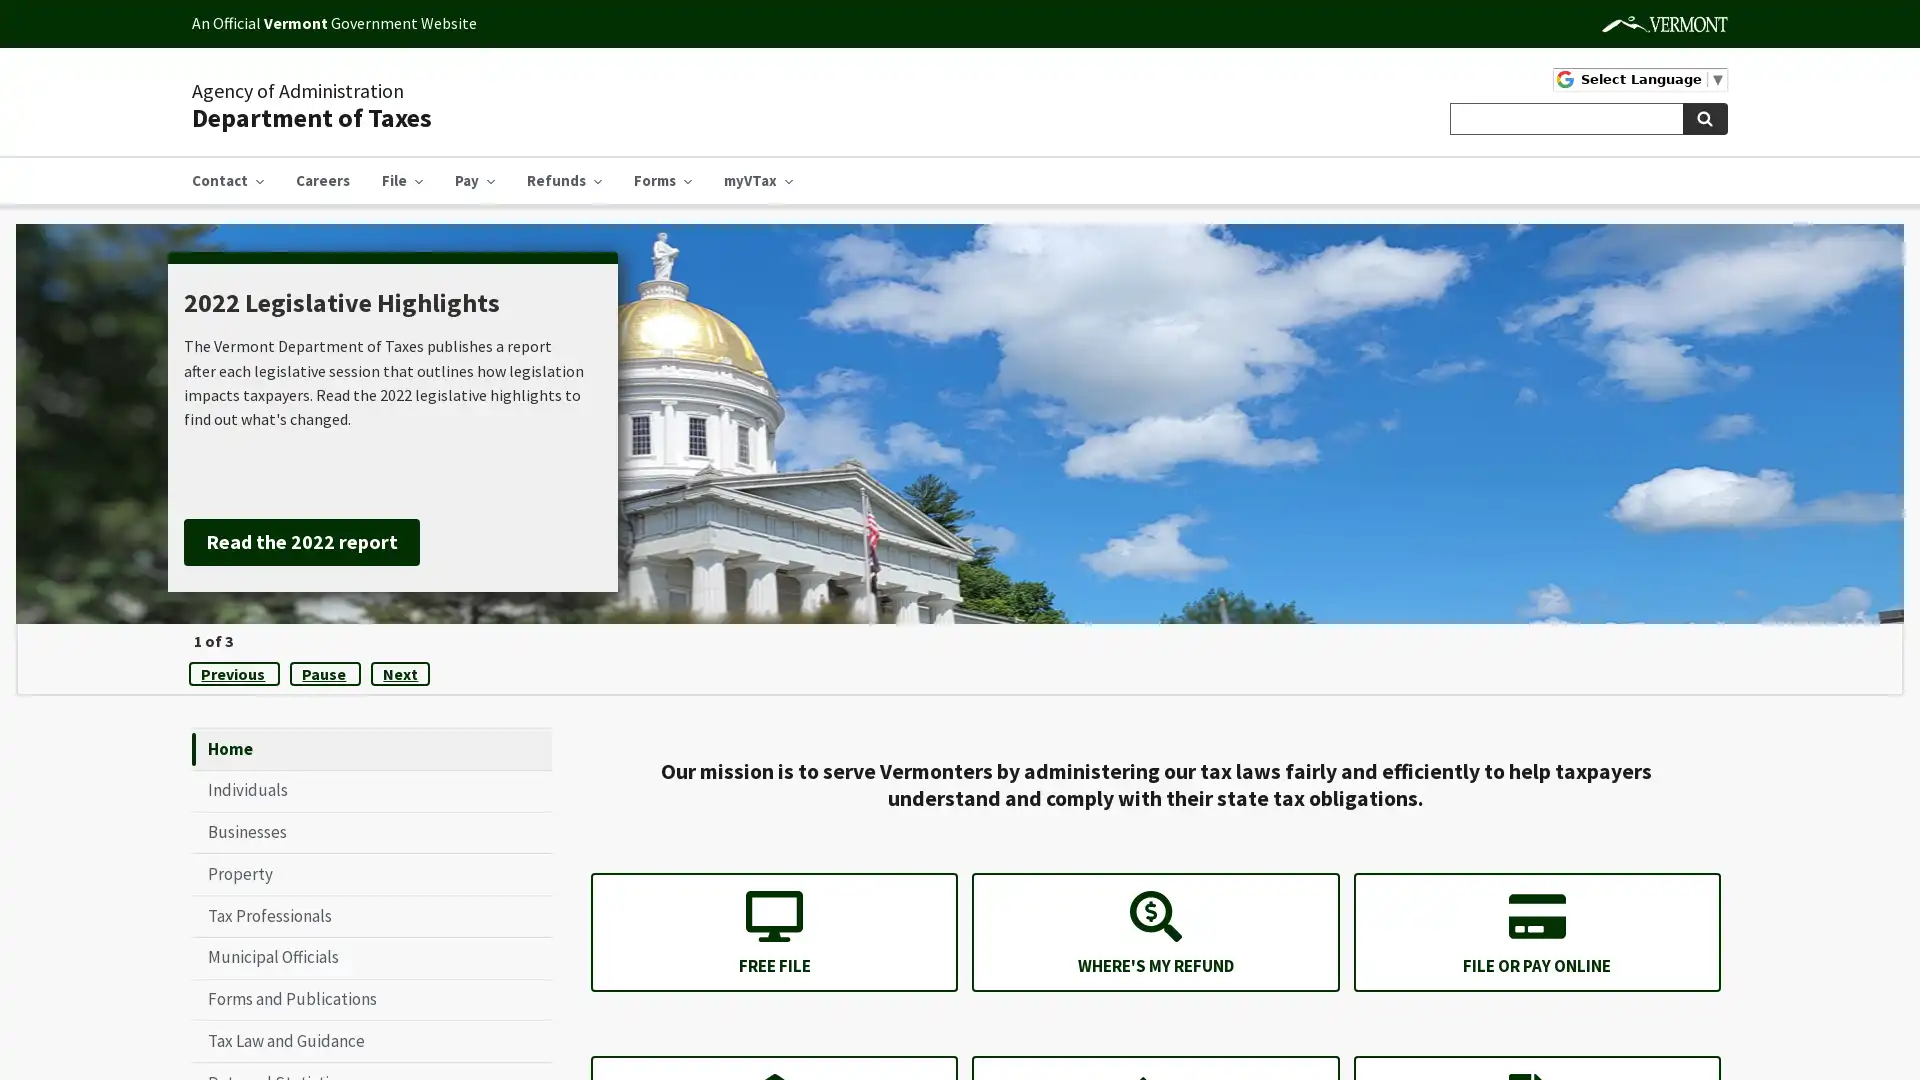  What do you see at coordinates (1703, 119) in the screenshot?
I see `Submit` at bounding box center [1703, 119].